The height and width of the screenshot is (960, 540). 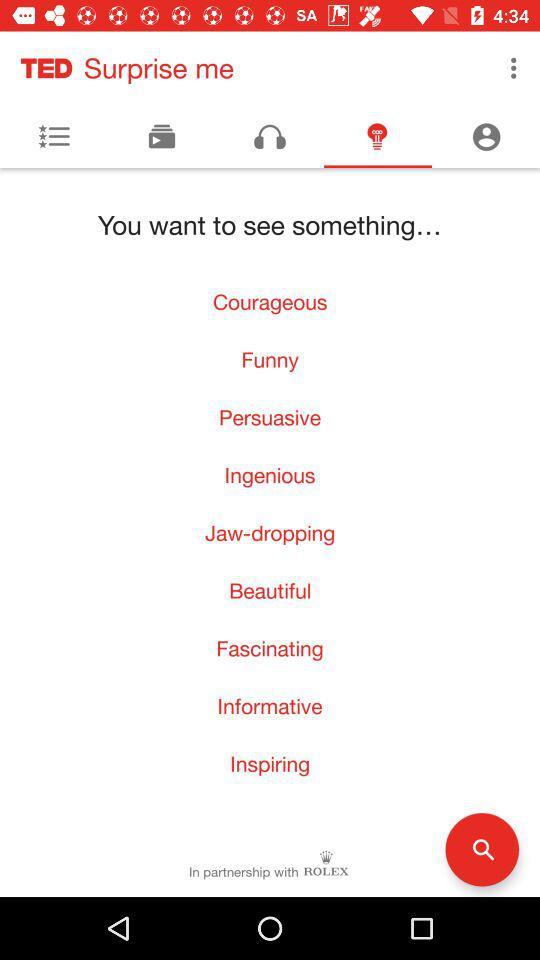 I want to click on beautiful icon, so click(x=270, y=590).